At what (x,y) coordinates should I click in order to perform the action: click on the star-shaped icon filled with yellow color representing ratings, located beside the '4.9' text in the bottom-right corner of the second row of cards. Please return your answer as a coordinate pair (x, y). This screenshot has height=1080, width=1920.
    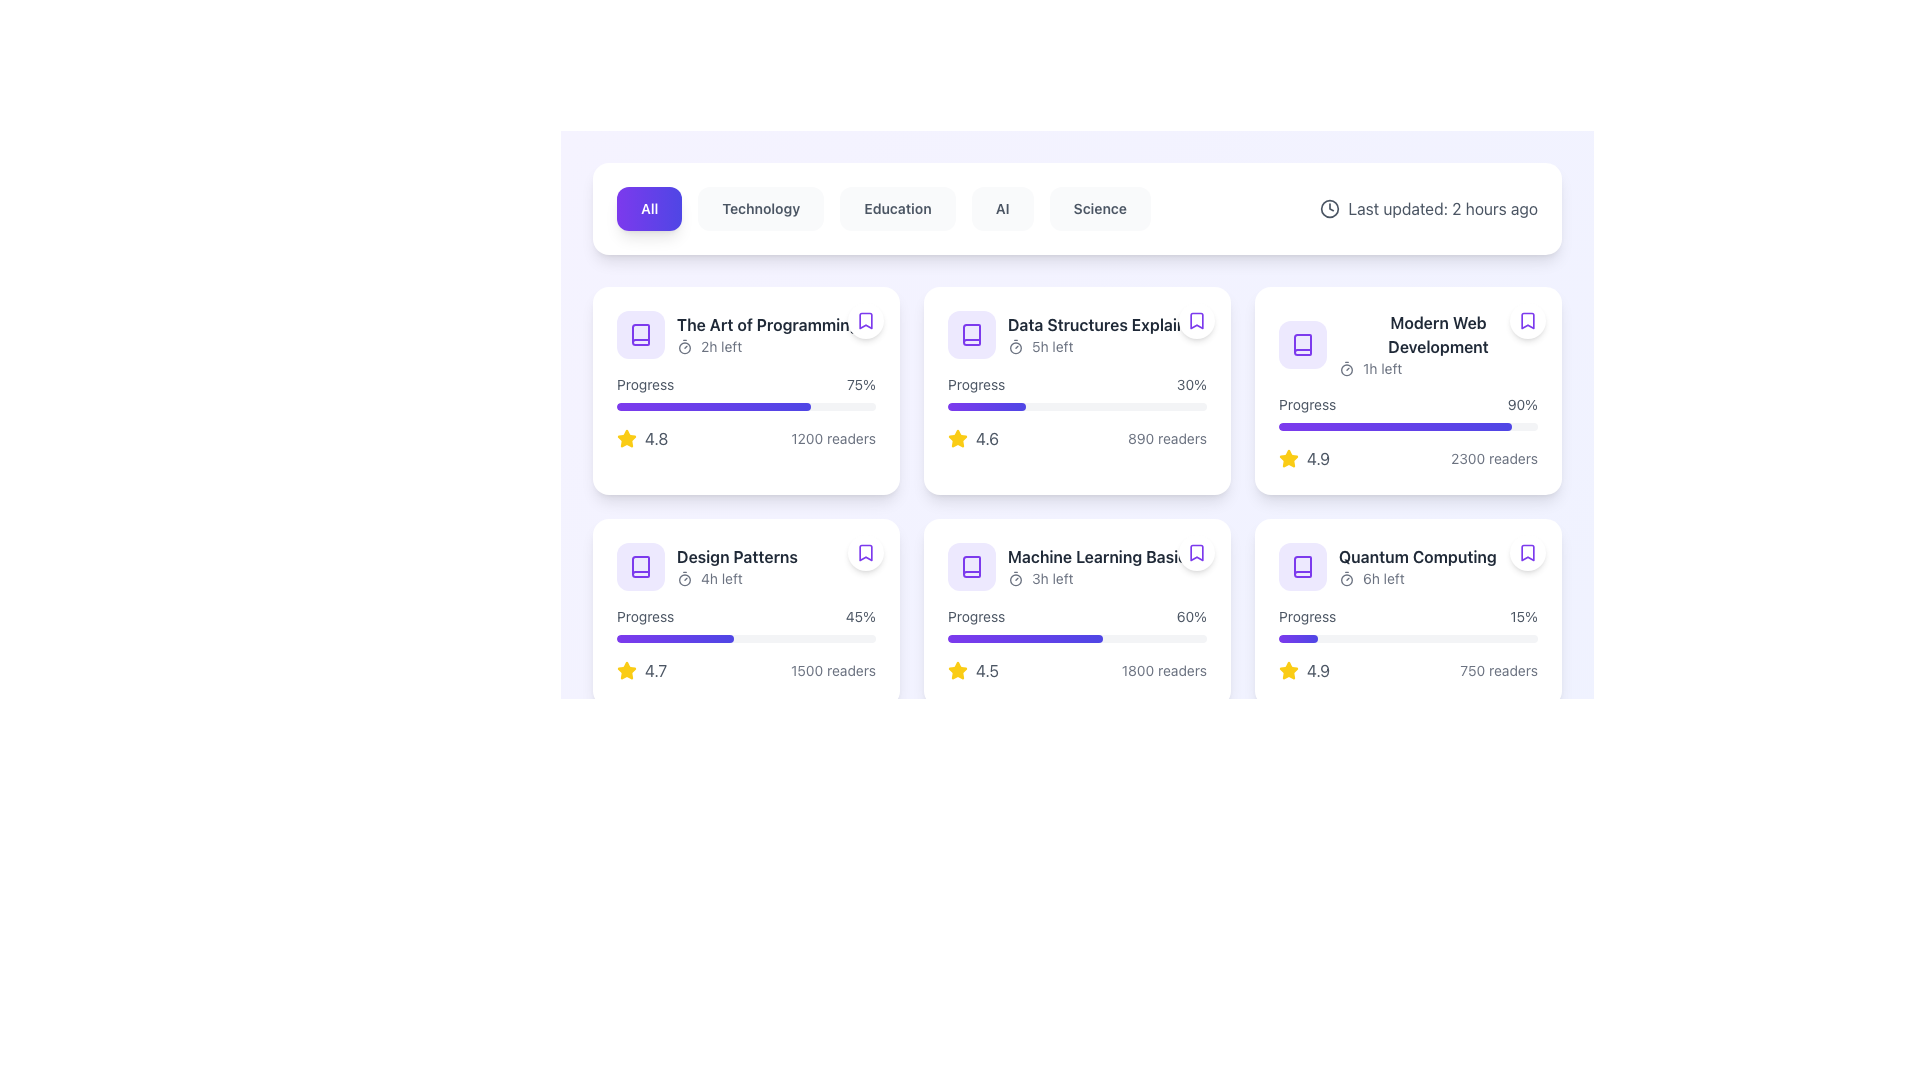
    Looking at the image, I should click on (1289, 671).